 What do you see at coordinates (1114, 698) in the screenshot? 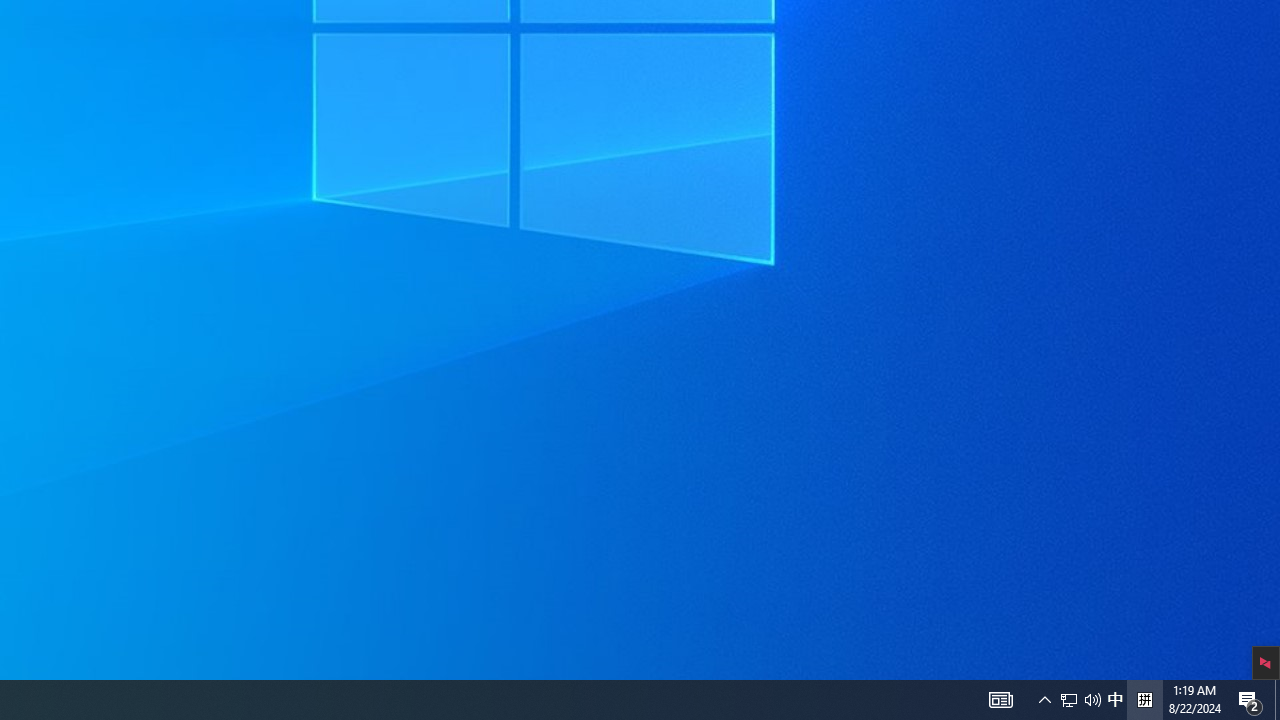
I see `'User Promoted Notification Area'` at bounding box center [1114, 698].